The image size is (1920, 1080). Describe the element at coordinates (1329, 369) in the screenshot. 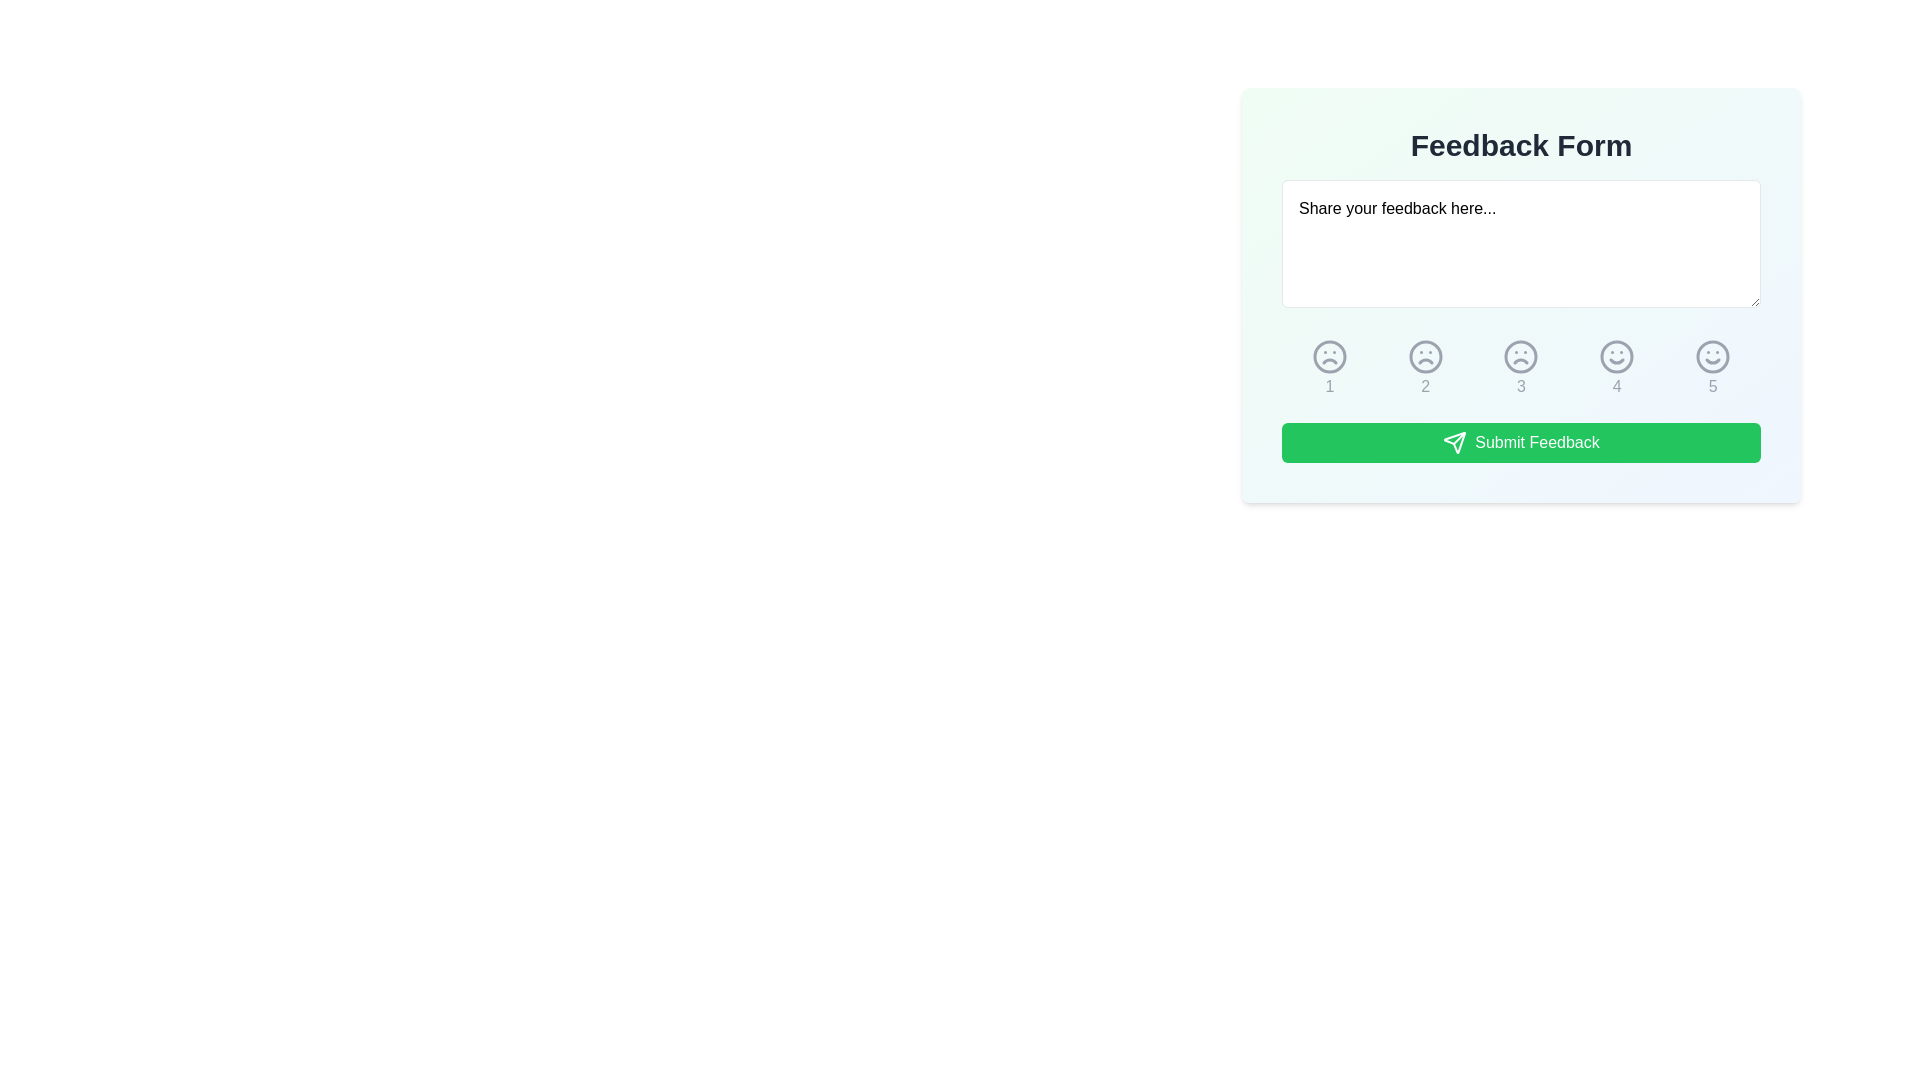

I see `the frowning face rating button, which is the first in a row of circular icons representing ratings` at that location.